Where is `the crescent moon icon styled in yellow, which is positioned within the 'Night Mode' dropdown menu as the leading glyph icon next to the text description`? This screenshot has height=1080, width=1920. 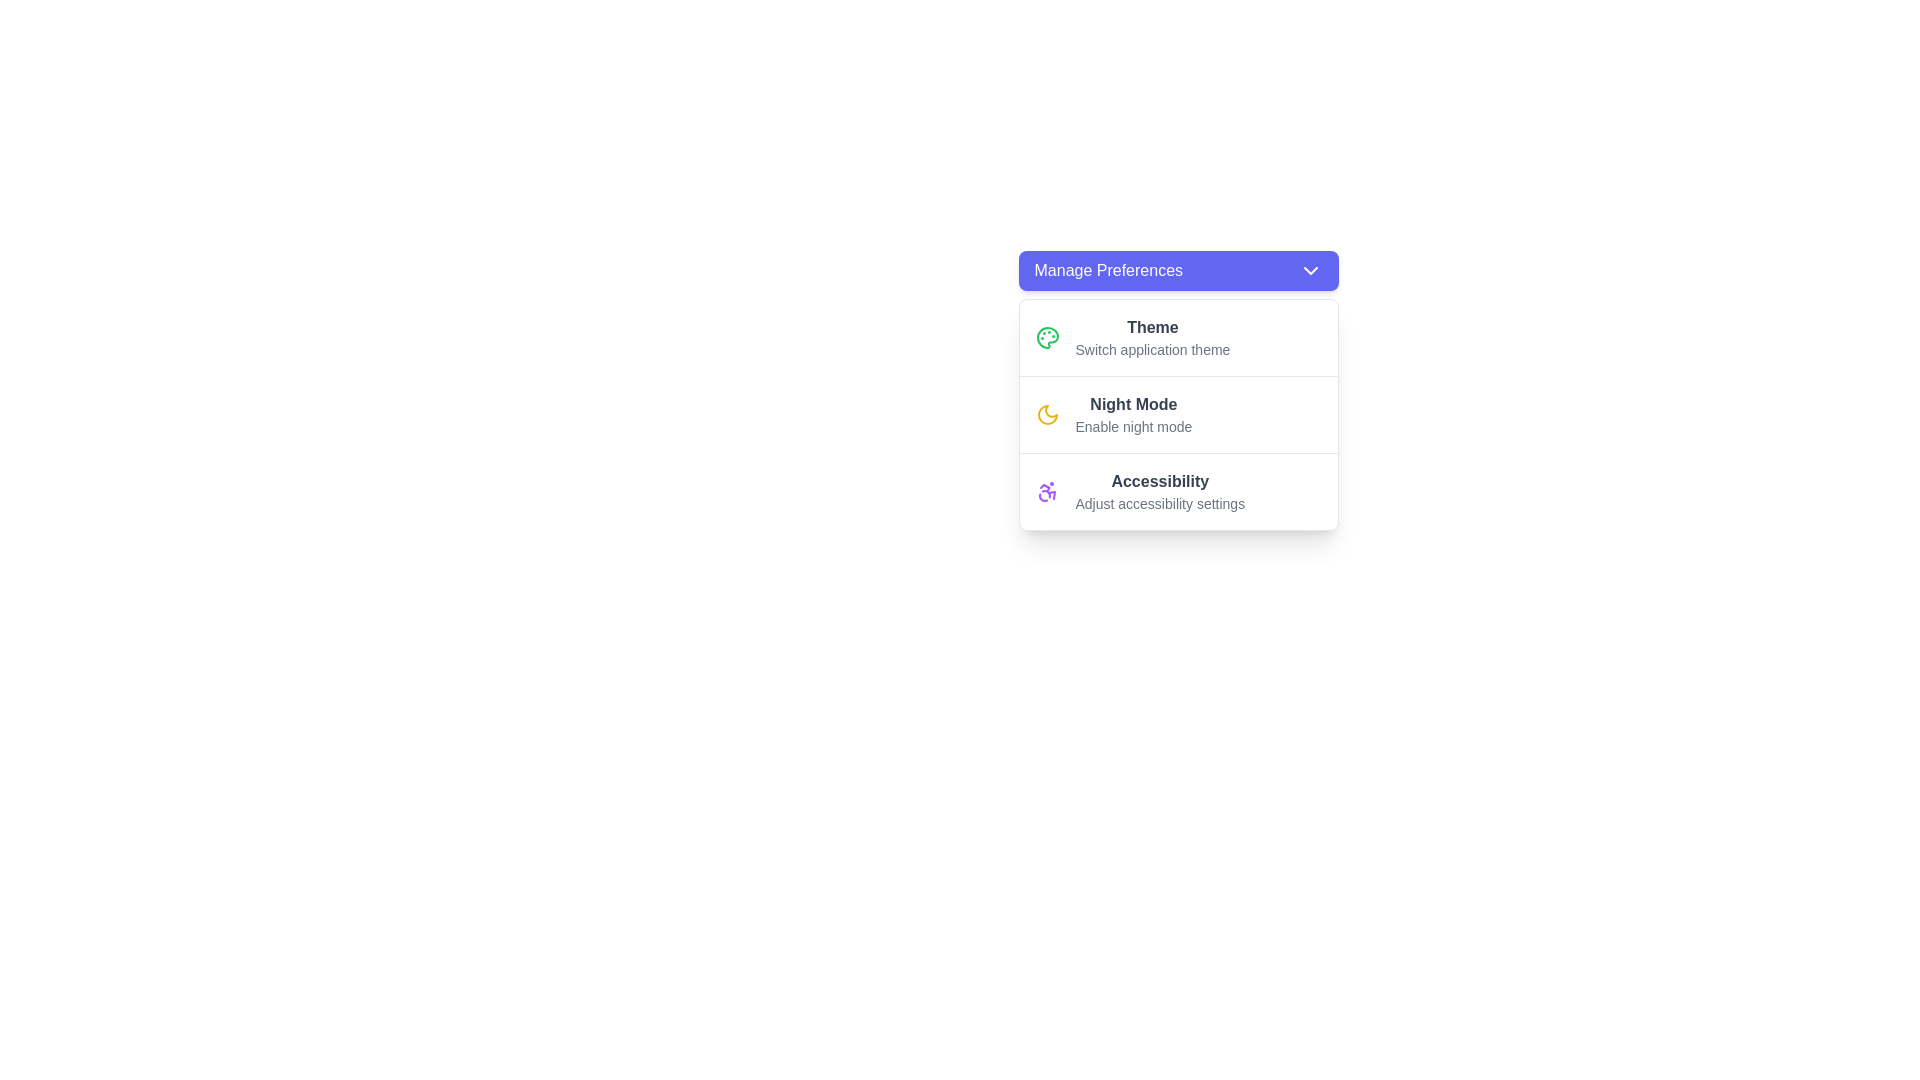 the crescent moon icon styled in yellow, which is positioned within the 'Night Mode' dropdown menu as the leading glyph icon next to the text description is located at coordinates (1046, 414).